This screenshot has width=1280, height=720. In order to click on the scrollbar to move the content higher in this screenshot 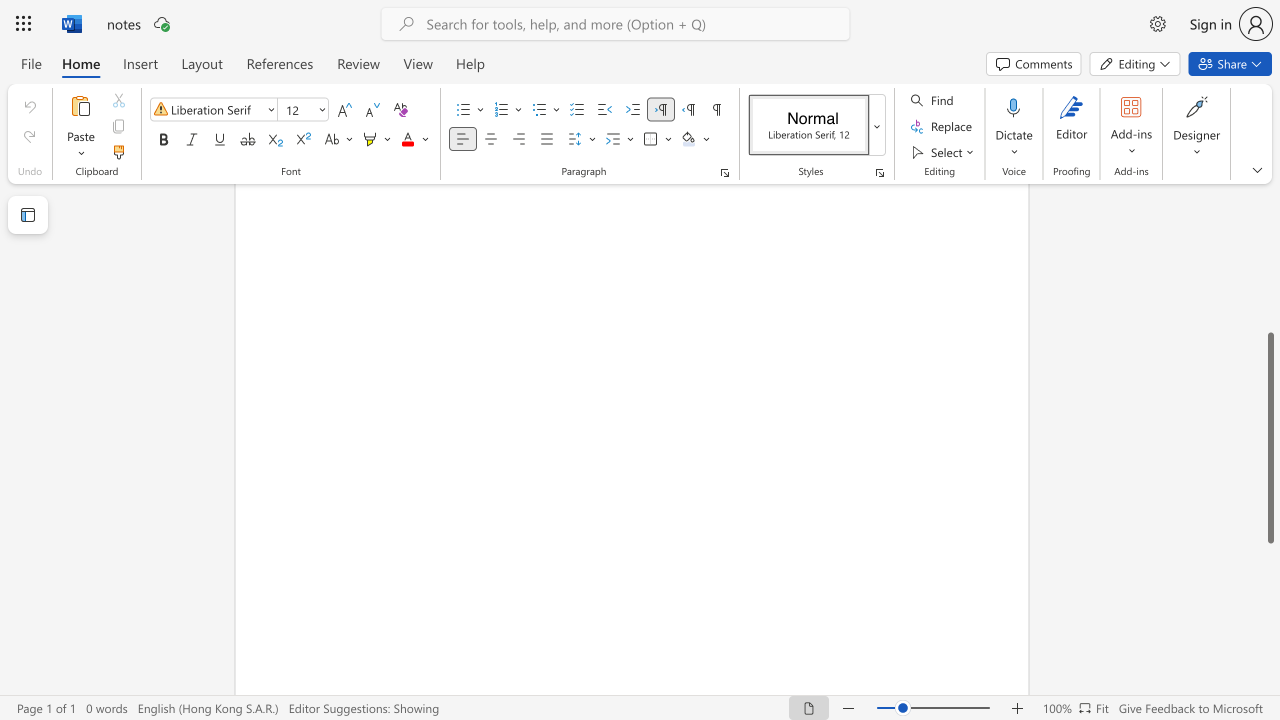, I will do `click(1269, 270)`.